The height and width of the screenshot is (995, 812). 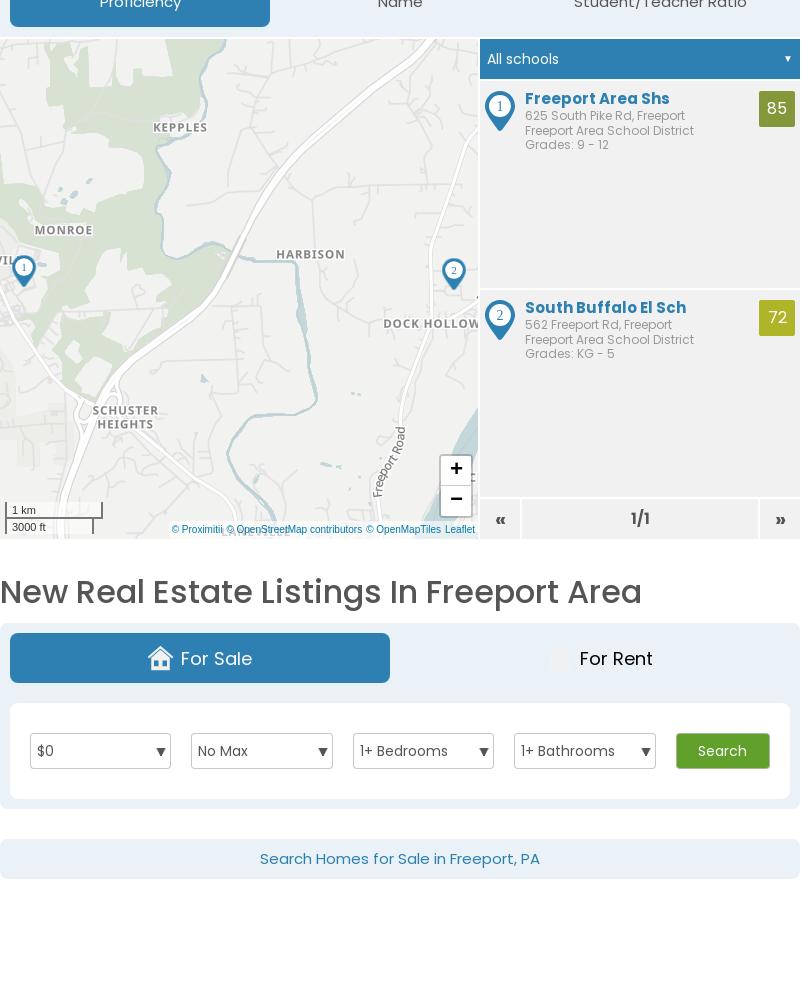 I want to click on 'For
                  Rent', so click(x=616, y=656).